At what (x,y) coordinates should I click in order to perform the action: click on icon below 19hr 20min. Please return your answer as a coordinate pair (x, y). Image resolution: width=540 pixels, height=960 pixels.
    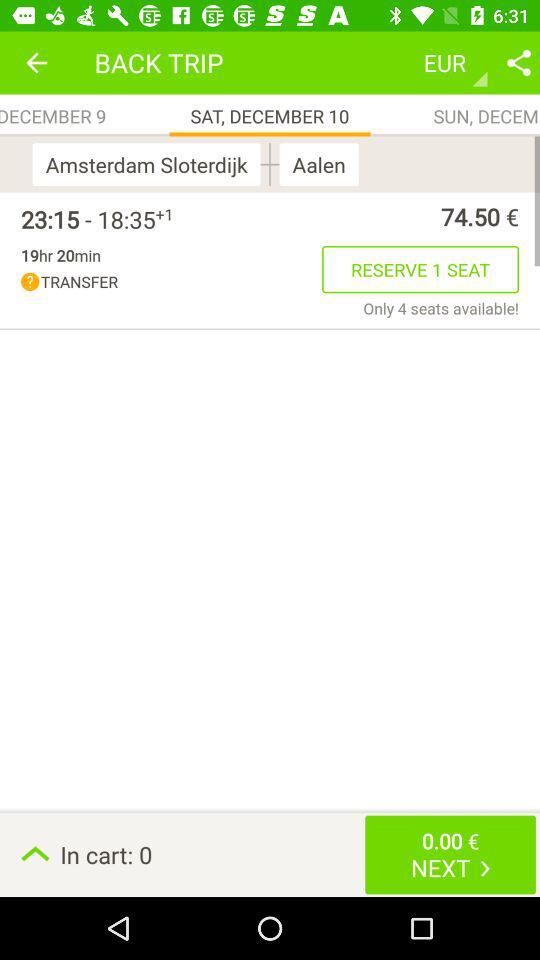
    Looking at the image, I should click on (171, 281).